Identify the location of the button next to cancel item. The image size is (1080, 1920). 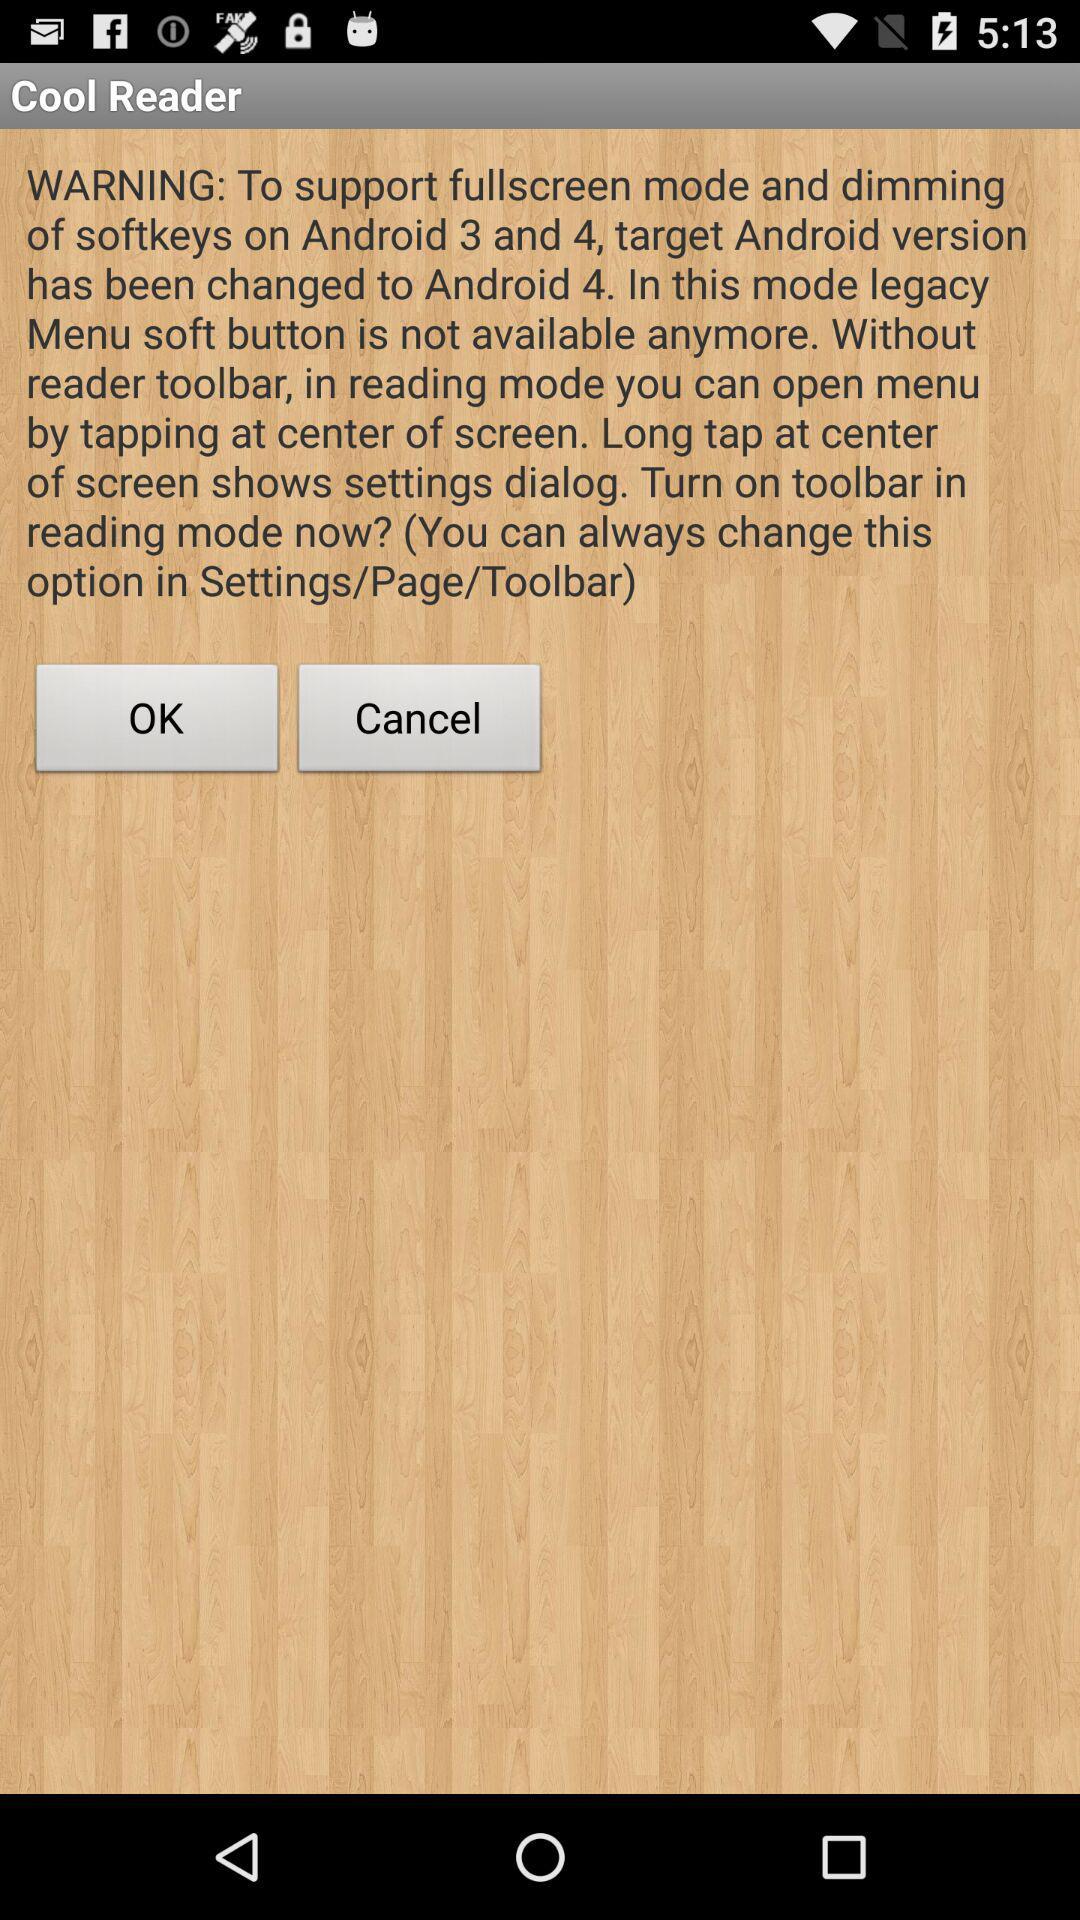
(156, 722).